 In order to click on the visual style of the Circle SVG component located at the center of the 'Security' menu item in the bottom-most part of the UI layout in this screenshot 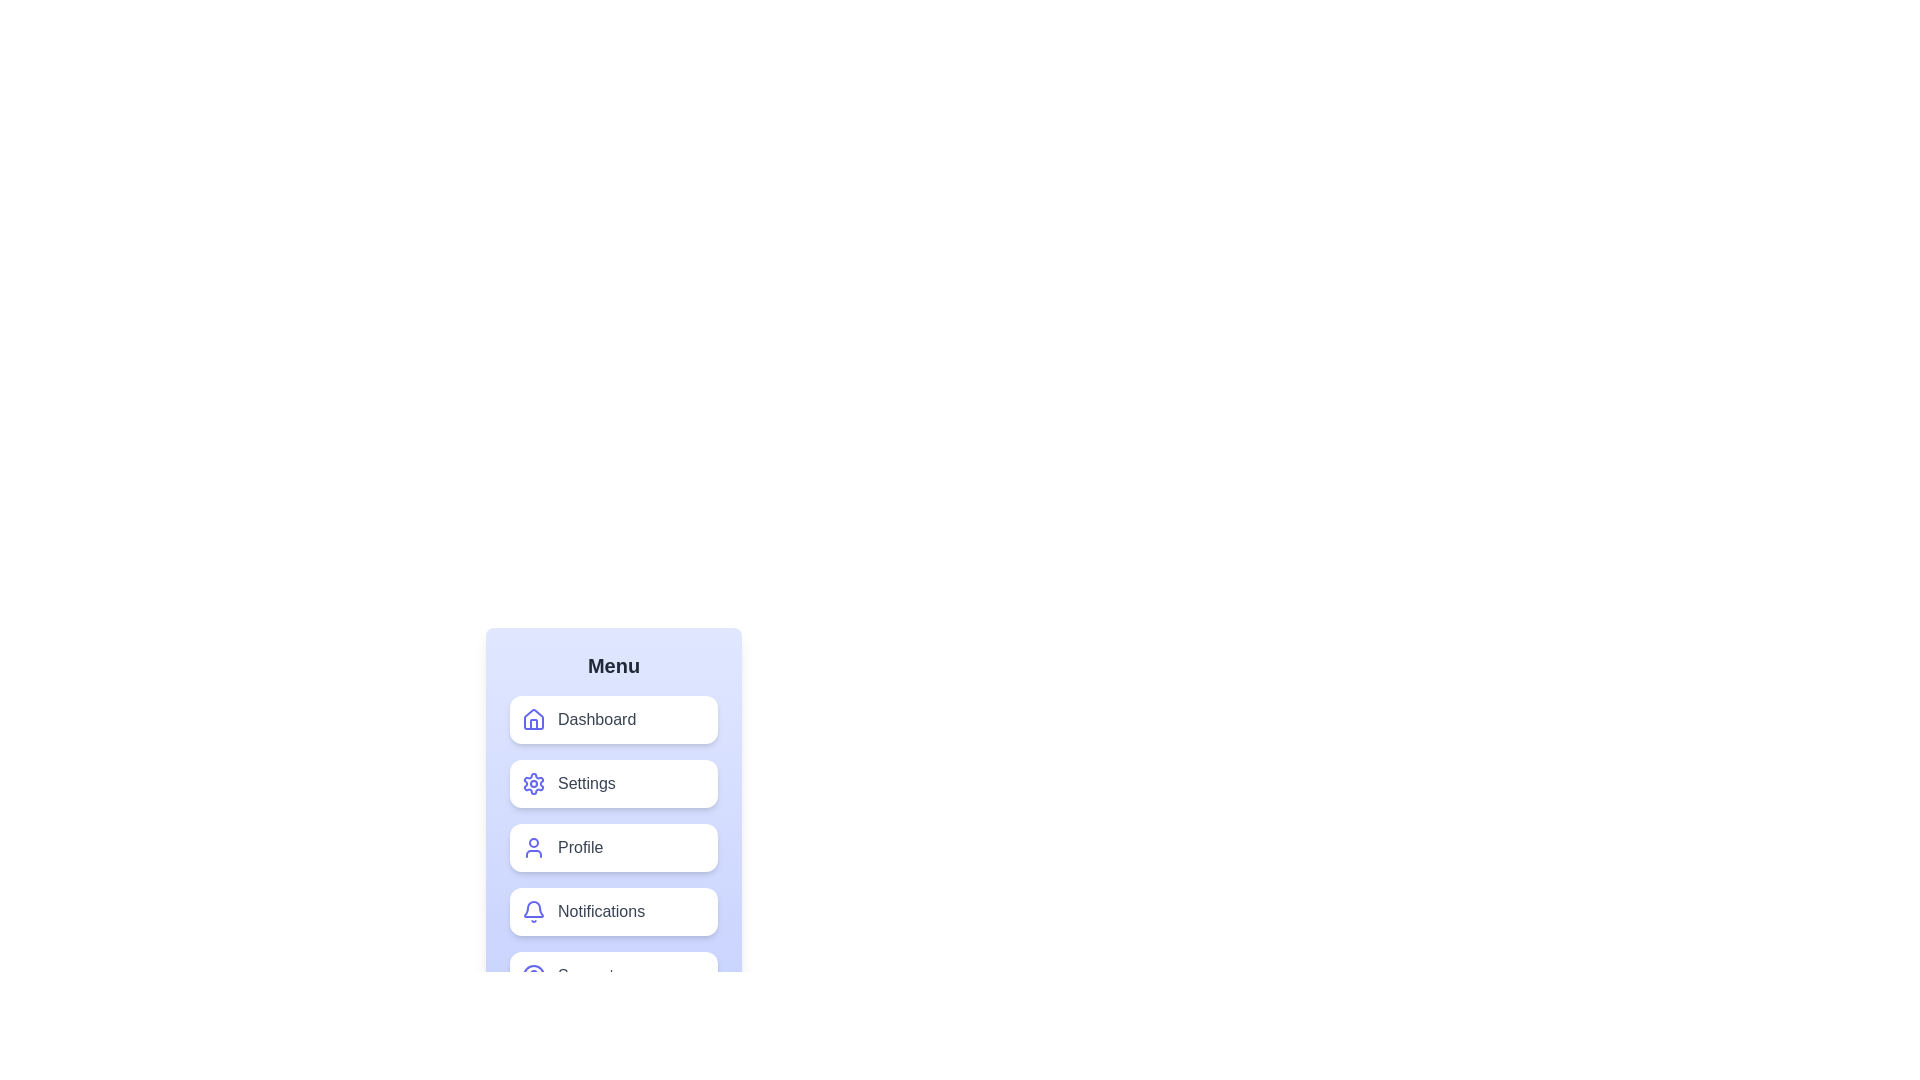, I will do `click(533, 974)`.